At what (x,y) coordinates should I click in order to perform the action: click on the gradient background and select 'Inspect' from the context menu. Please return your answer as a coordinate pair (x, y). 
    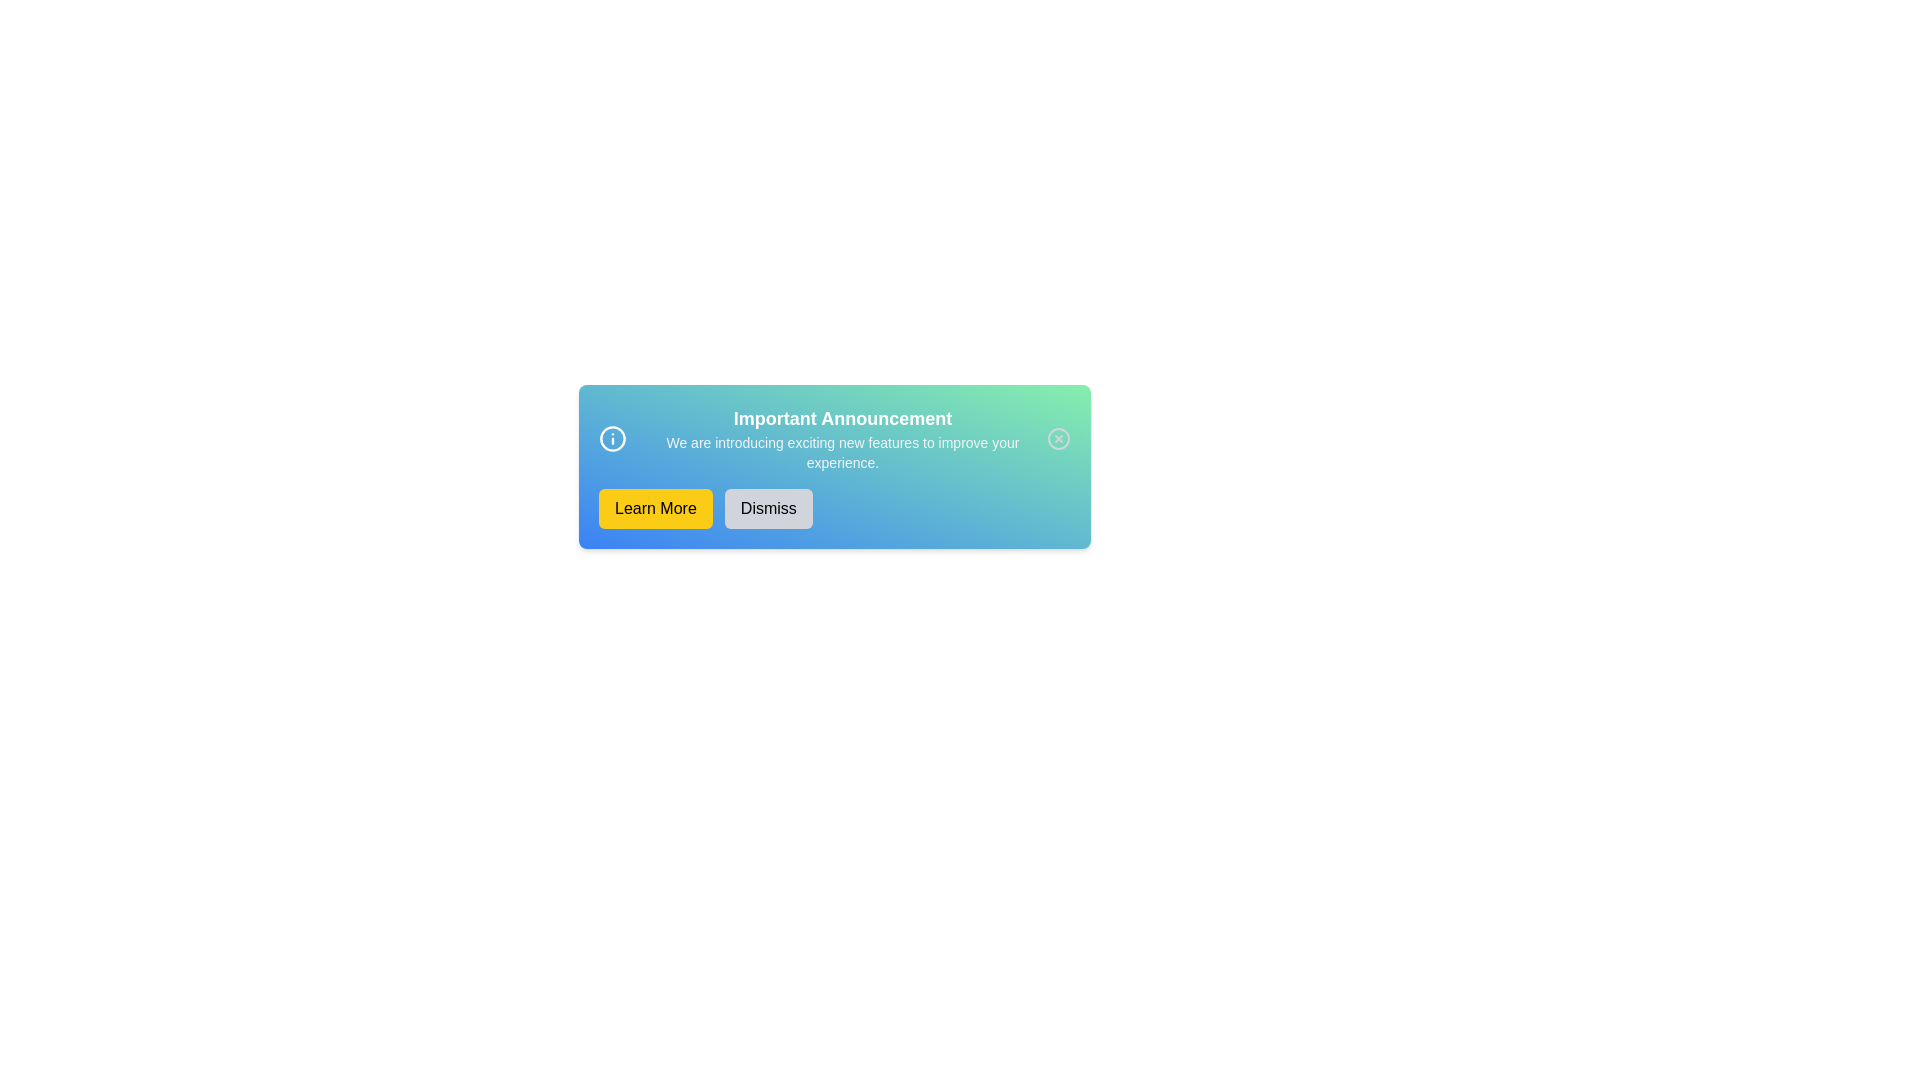
    Looking at the image, I should click on (835, 466).